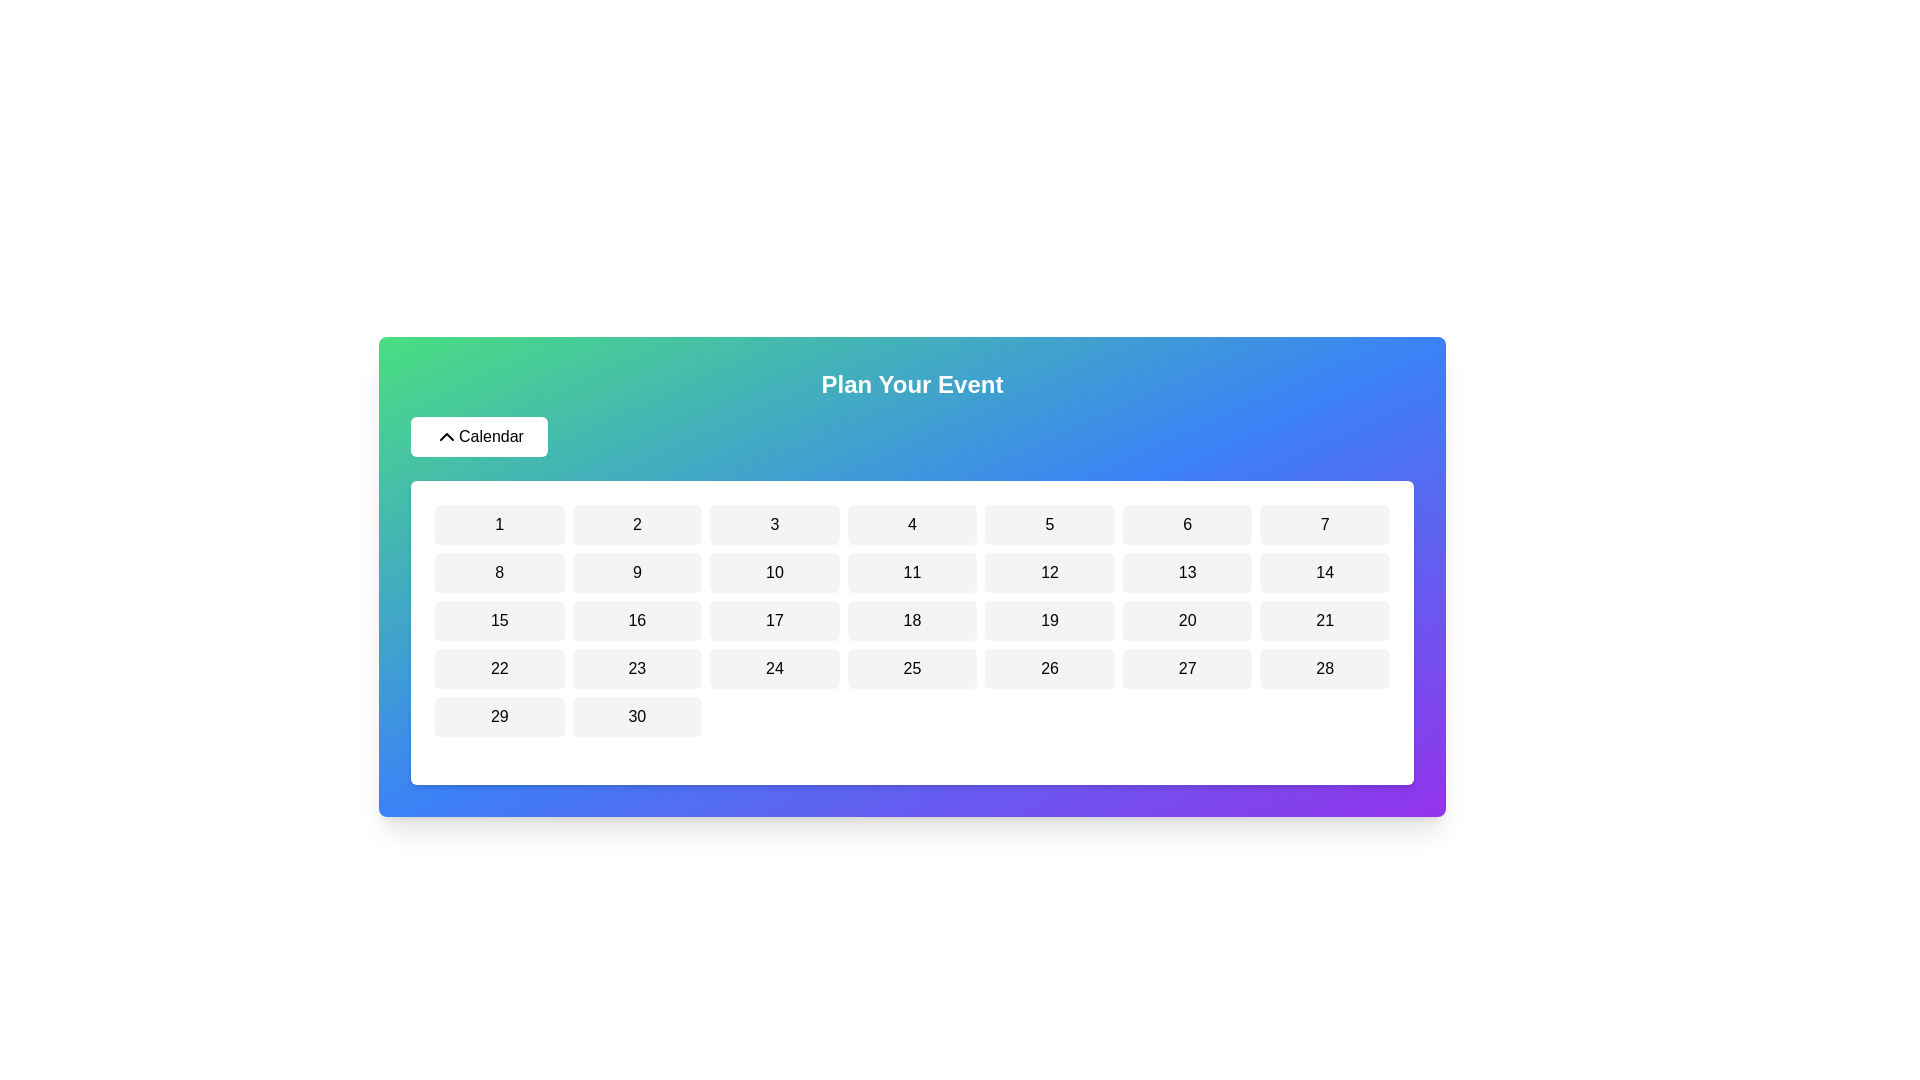  Describe the element at coordinates (911, 573) in the screenshot. I see `the button representing the eleventh day in a calendar UI to observe its hover effect` at that location.